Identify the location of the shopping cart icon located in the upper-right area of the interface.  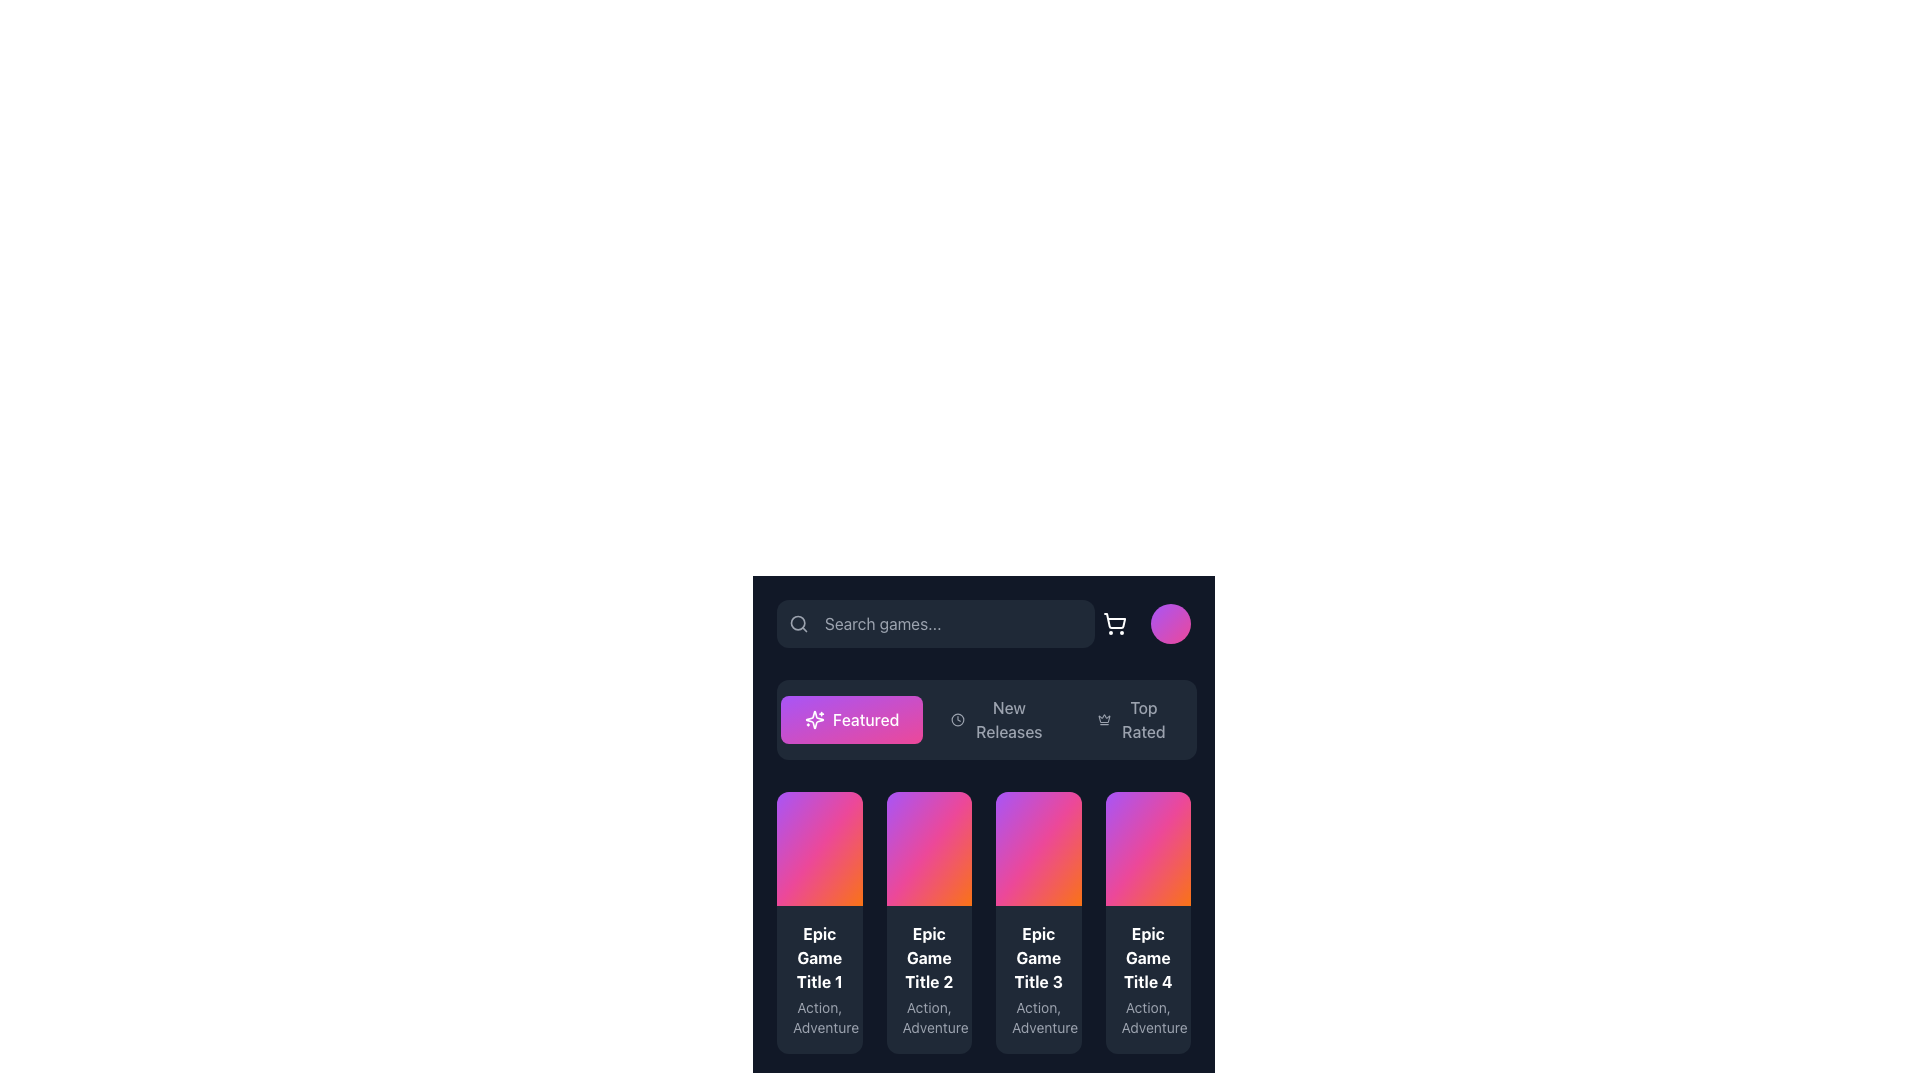
(1113, 623).